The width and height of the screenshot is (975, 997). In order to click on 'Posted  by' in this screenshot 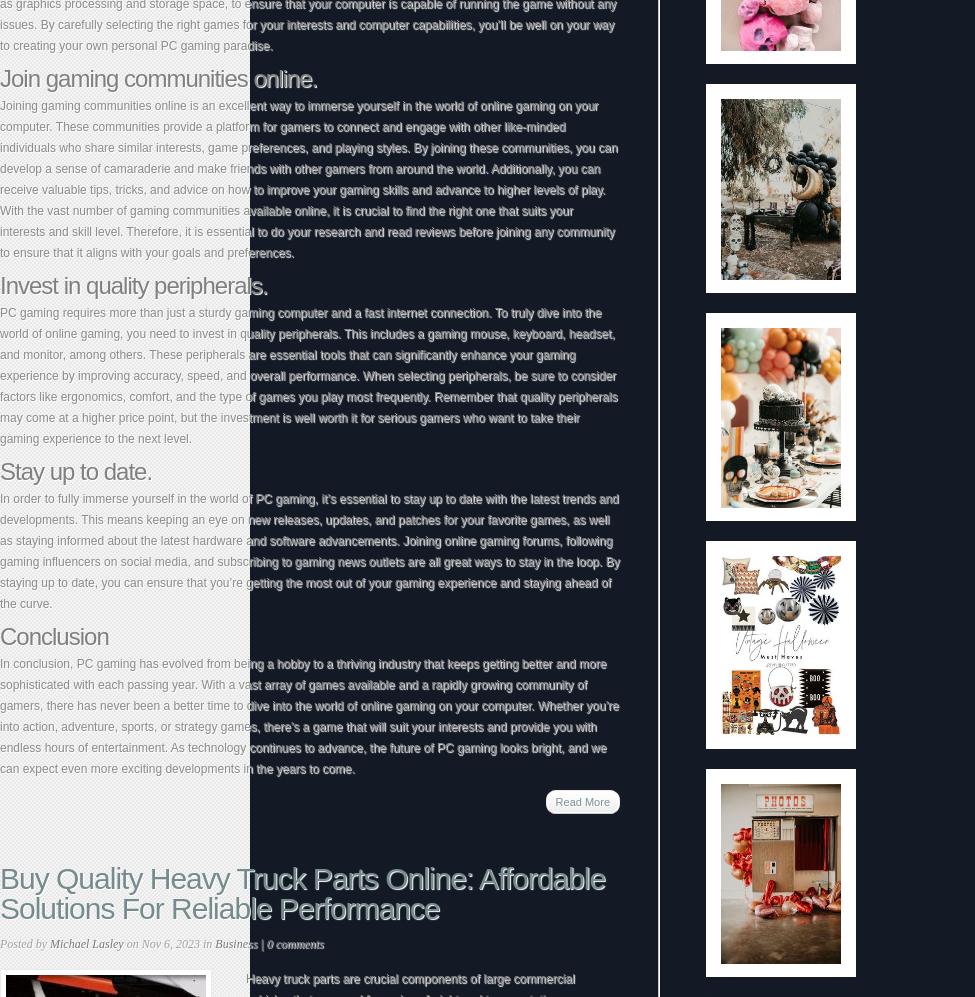, I will do `click(24, 943)`.